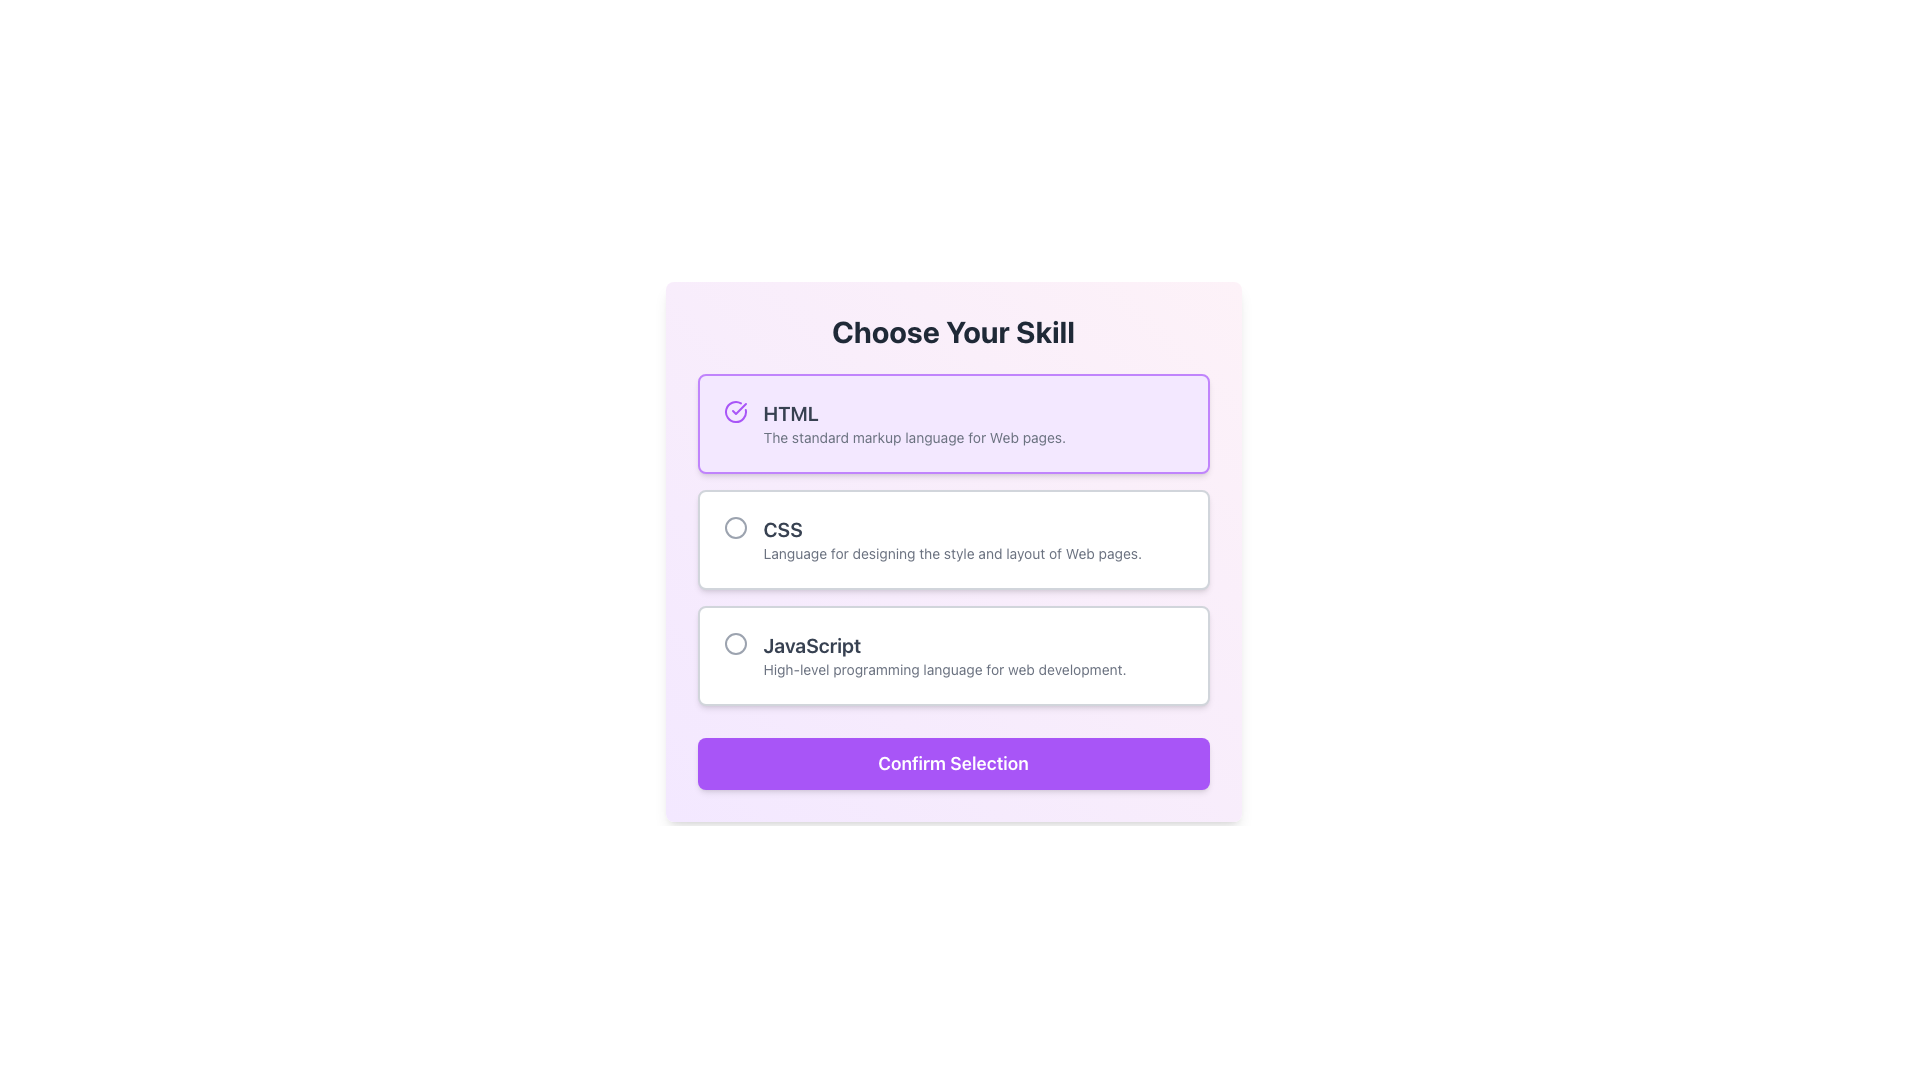 Image resolution: width=1920 pixels, height=1080 pixels. I want to click on the selection status of the circular icon with a checkmark inside, which has a purple border and is located to the left of the 'HTML' text in the first option section highlighted in purple, so click(734, 411).